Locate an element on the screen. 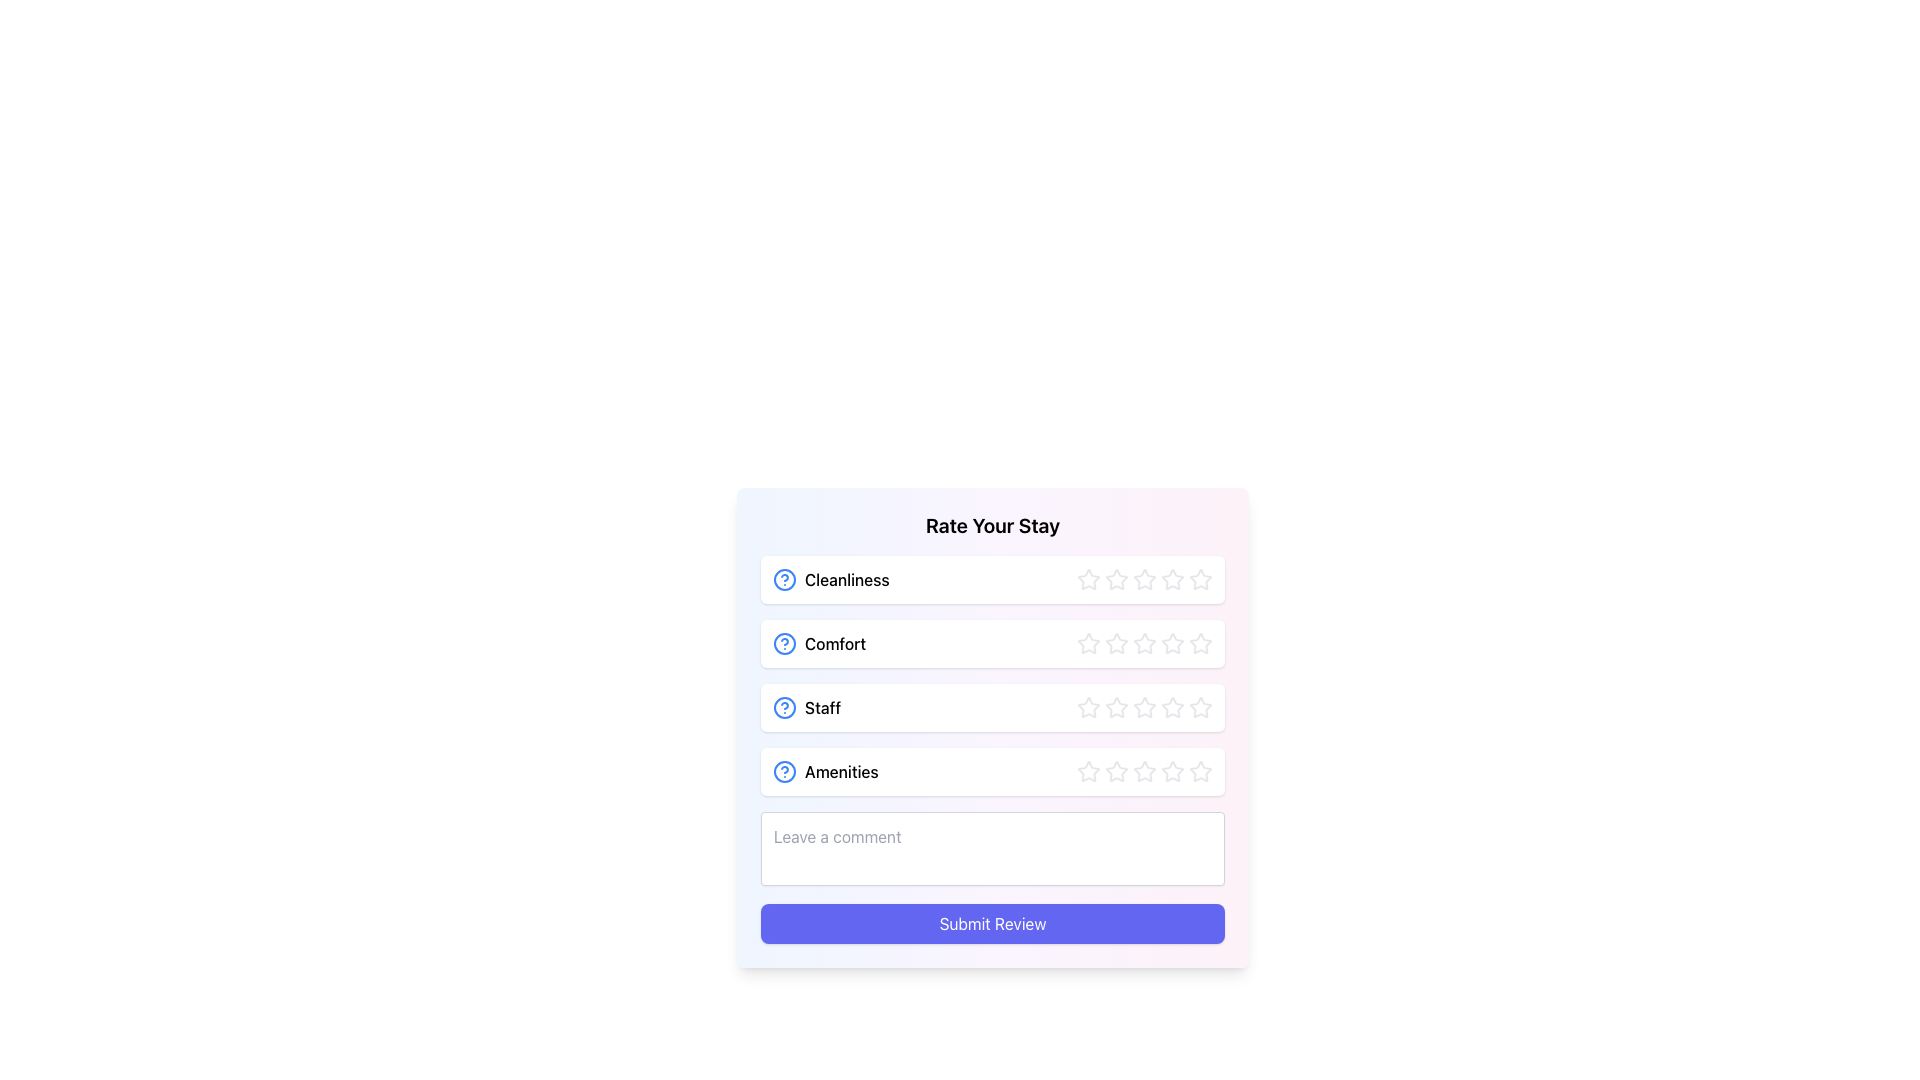 The image size is (1920, 1080). the 'Amenities' Rating Row, which includes star icons for user interaction, to allow for rating selection is located at coordinates (993, 770).